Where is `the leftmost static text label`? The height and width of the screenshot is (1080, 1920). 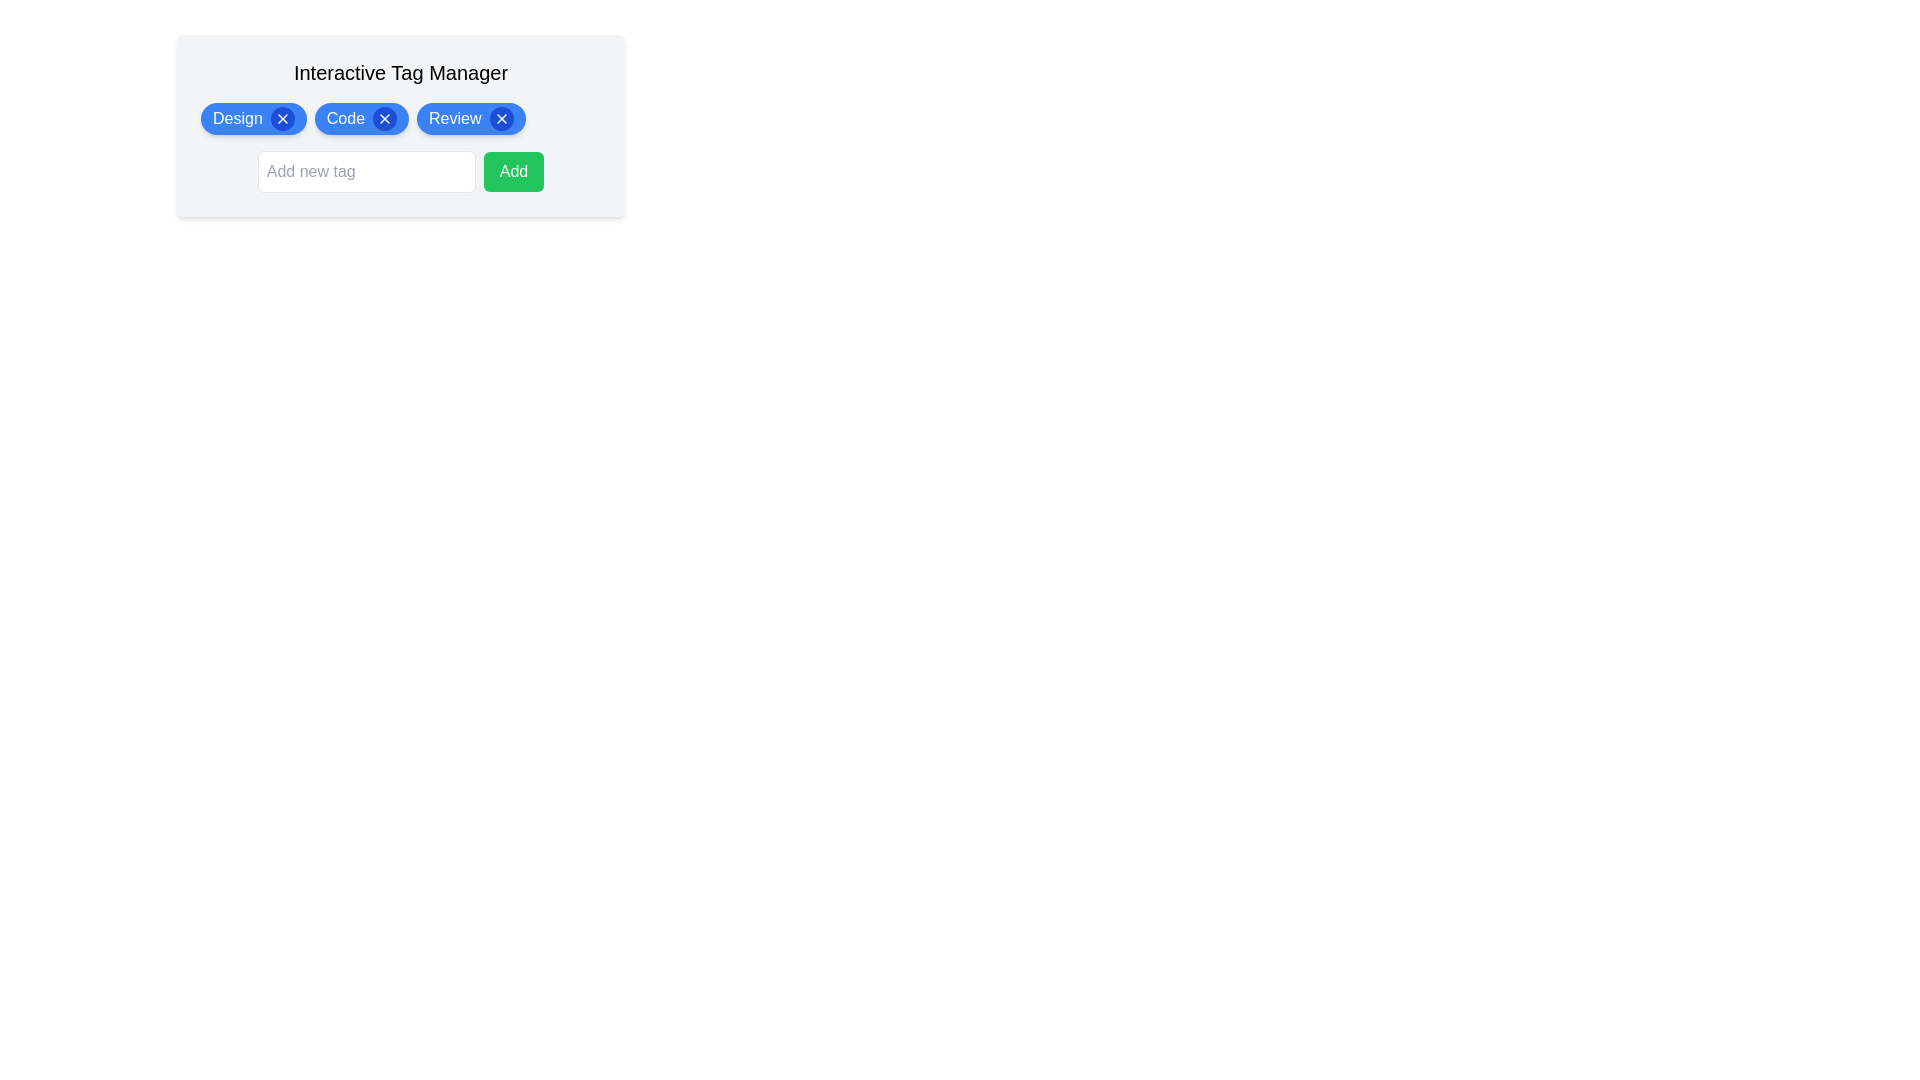
the leftmost static text label is located at coordinates (237, 119).